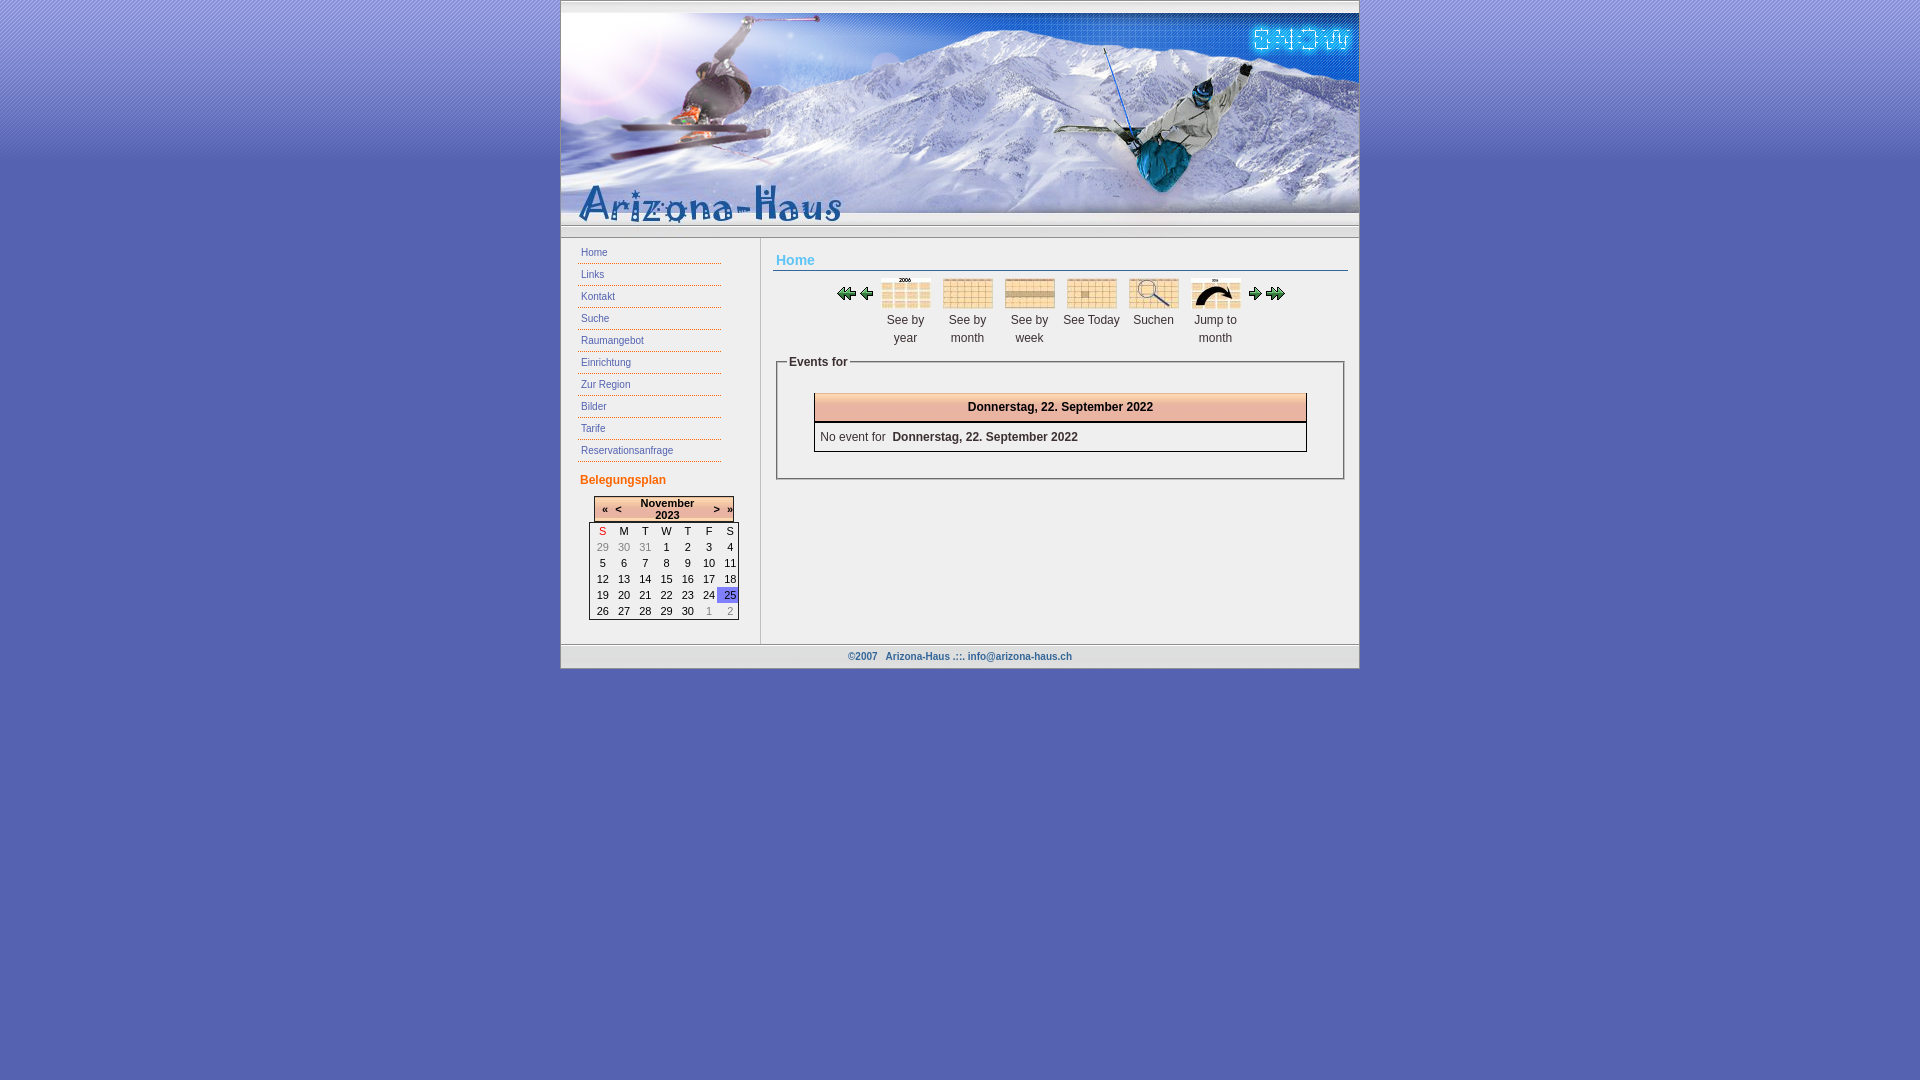 The height and width of the screenshot is (1080, 1920). Describe the element at coordinates (666, 563) in the screenshot. I see `'8'` at that location.